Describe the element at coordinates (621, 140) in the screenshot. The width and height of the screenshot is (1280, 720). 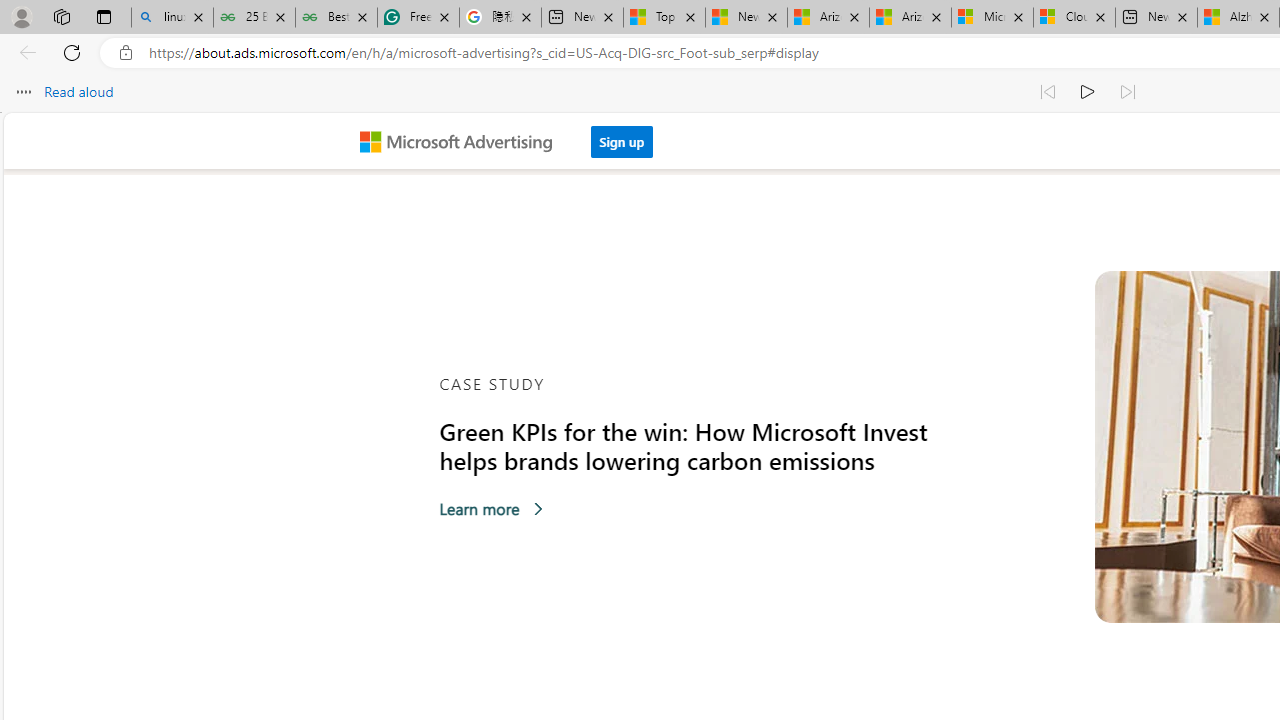
I see `'Sign up'` at that location.